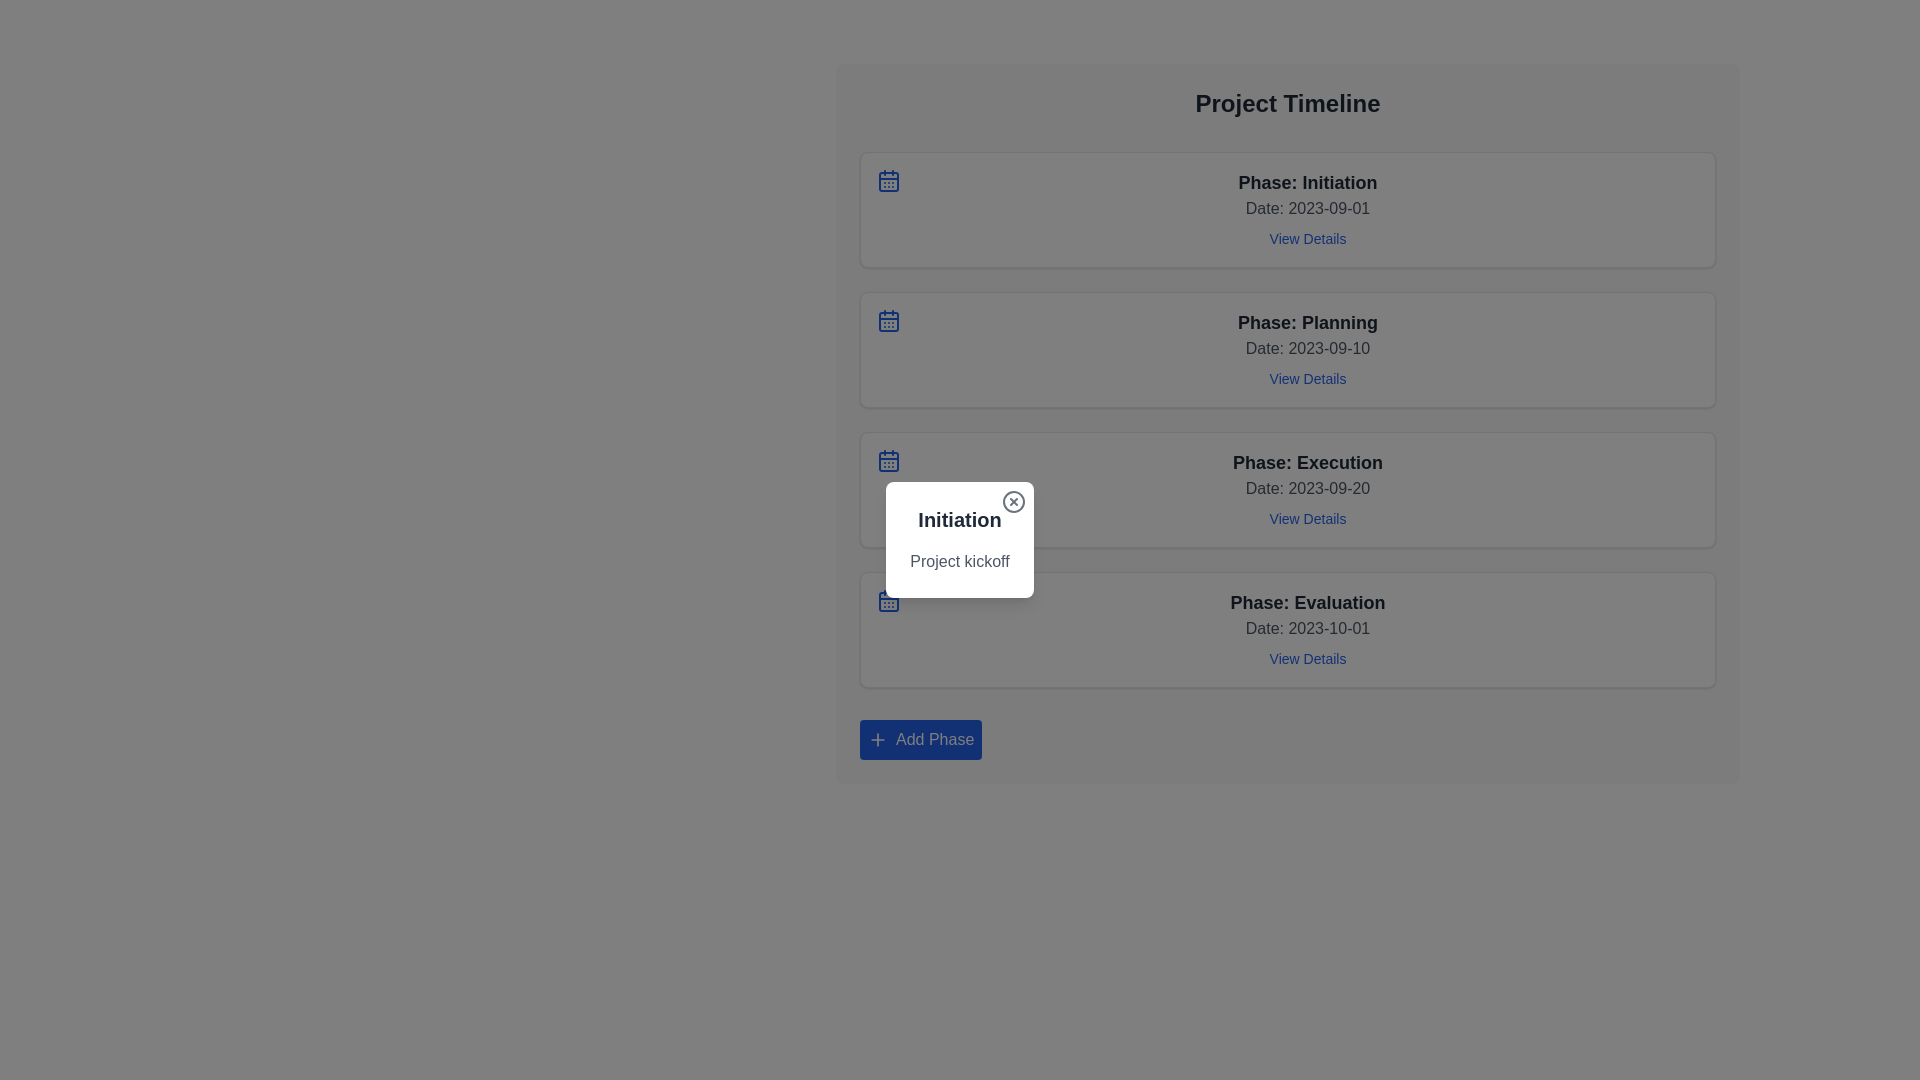 The width and height of the screenshot is (1920, 1080). I want to click on the hyperlink located at the bottom of the 'Phase: Execution' block to underline the text, so click(1308, 518).